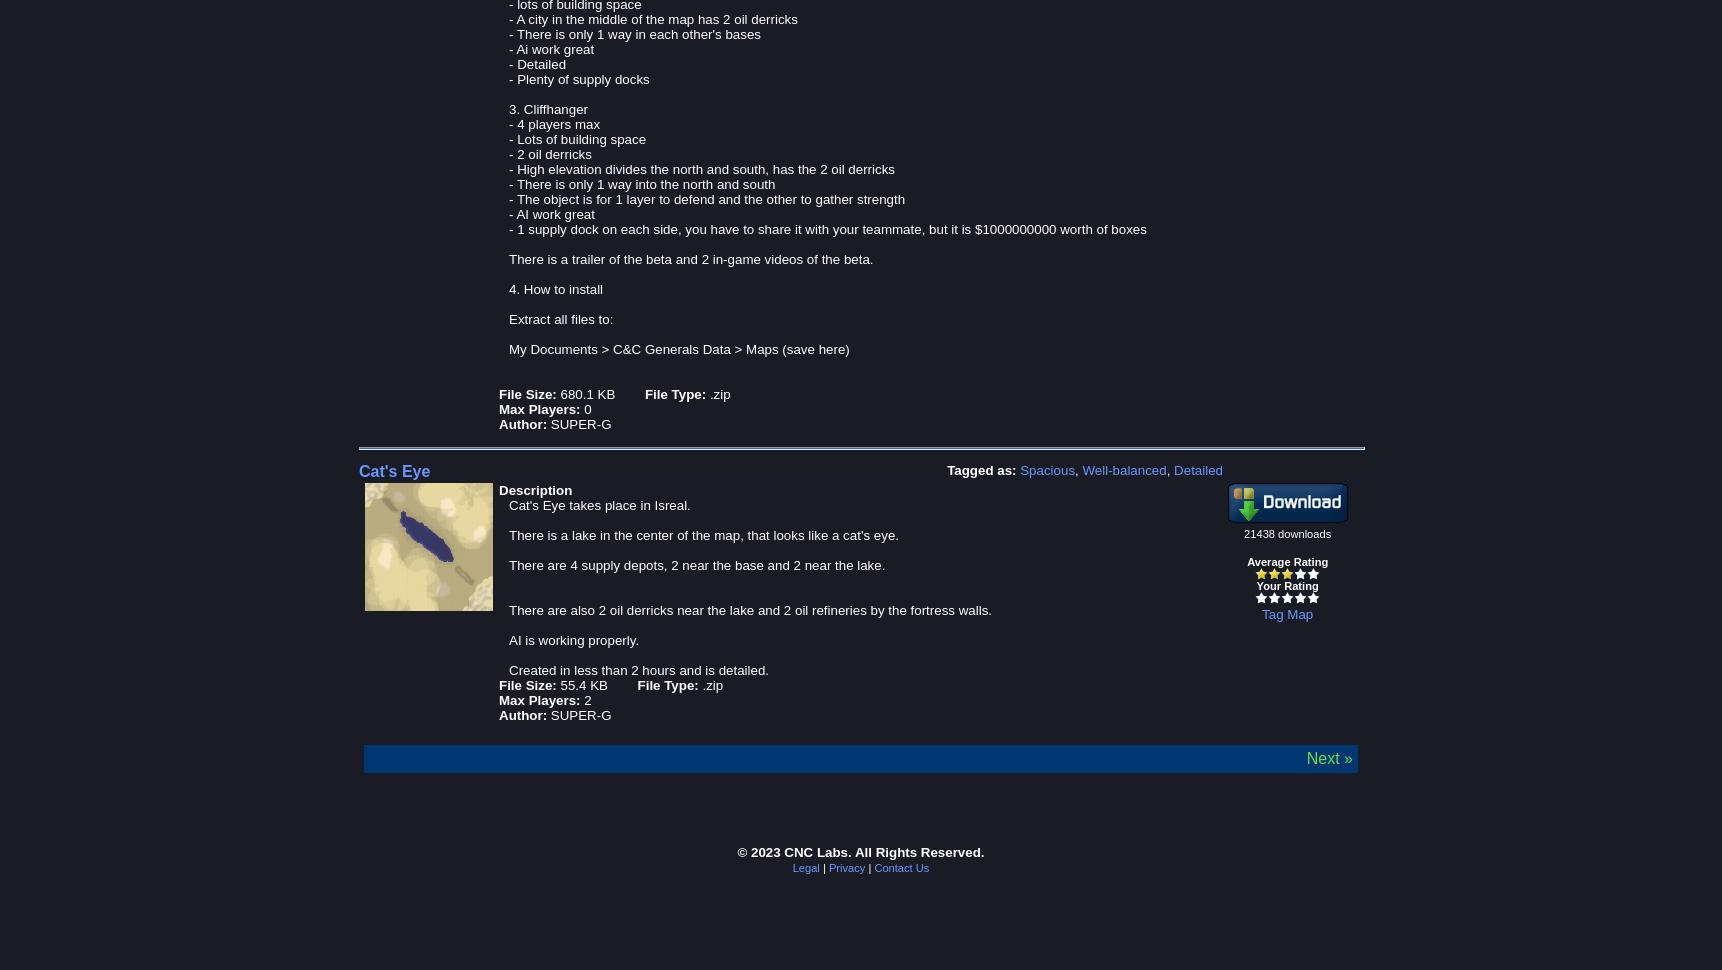 The image size is (1722, 970). What do you see at coordinates (1123, 469) in the screenshot?
I see `'Well-balanced'` at bounding box center [1123, 469].